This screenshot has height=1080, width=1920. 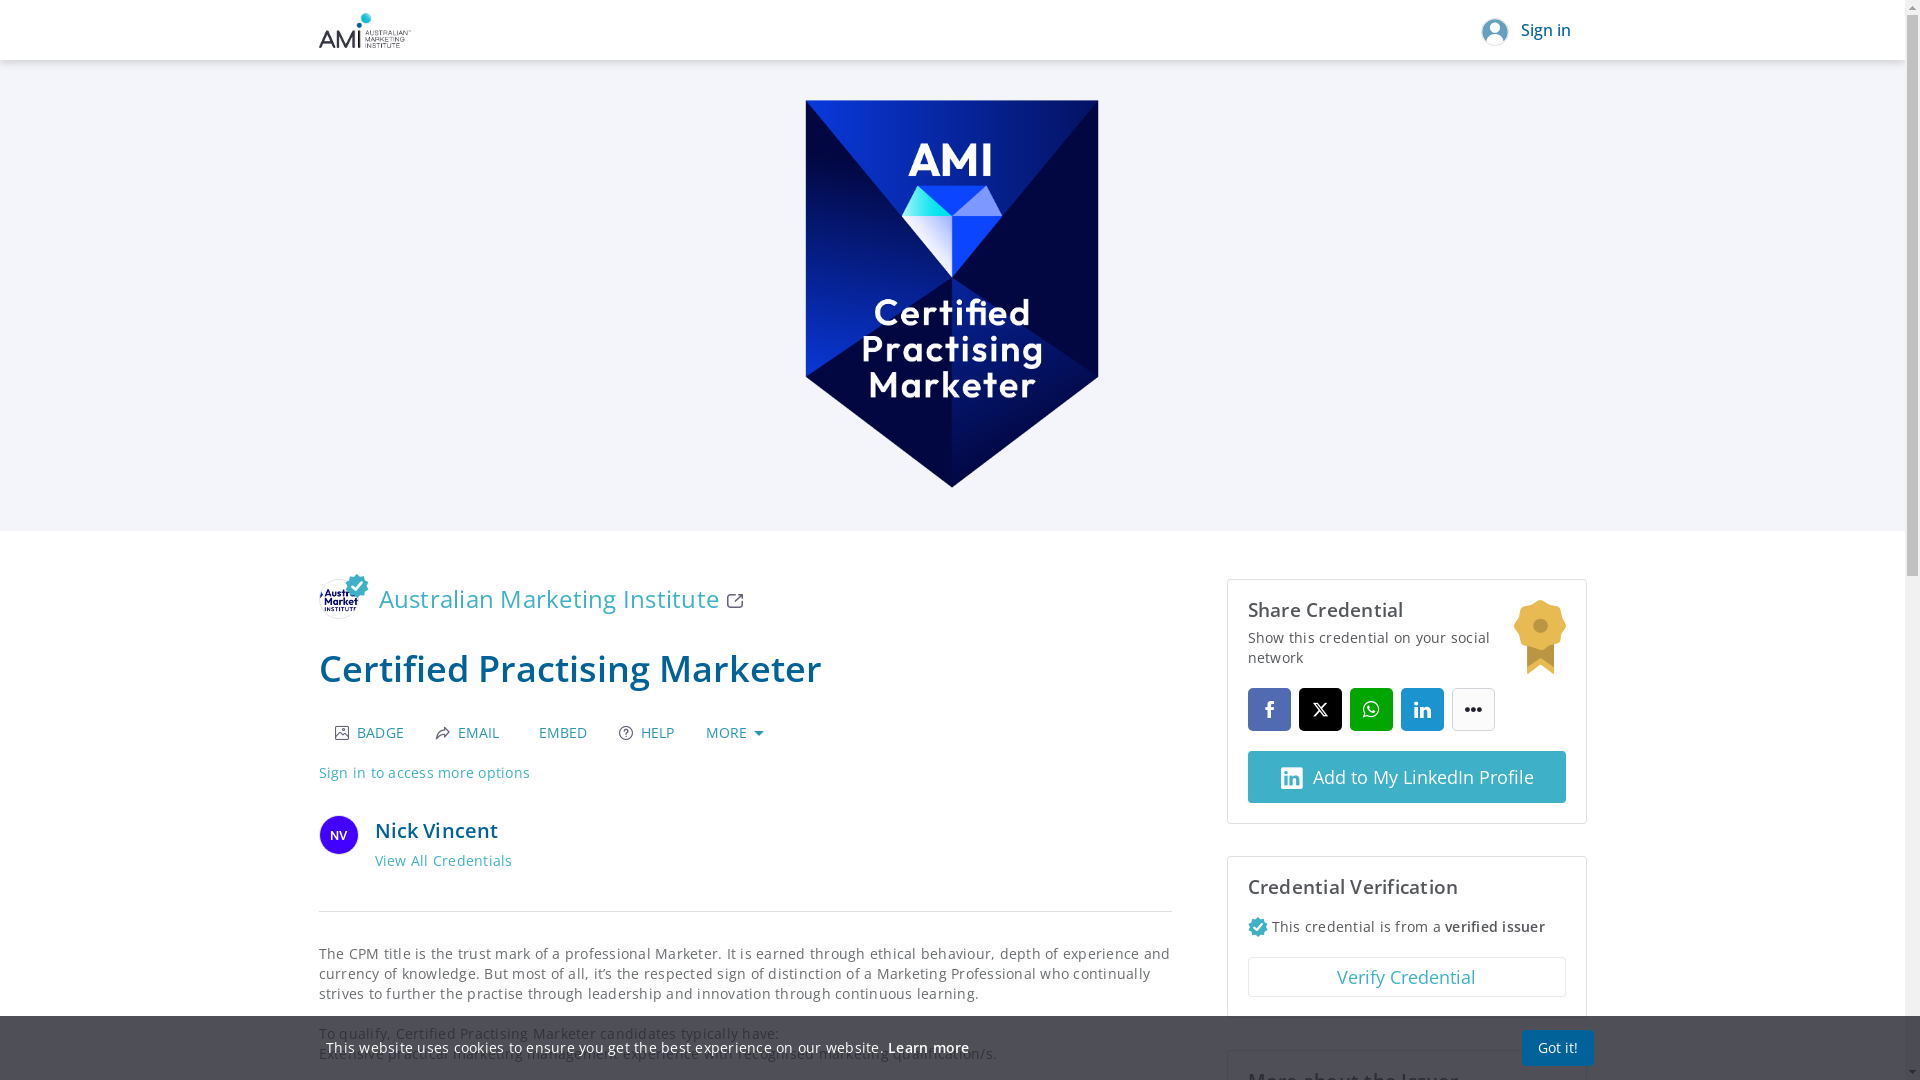 What do you see at coordinates (558, 732) in the screenshot?
I see `'EMBED'` at bounding box center [558, 732].